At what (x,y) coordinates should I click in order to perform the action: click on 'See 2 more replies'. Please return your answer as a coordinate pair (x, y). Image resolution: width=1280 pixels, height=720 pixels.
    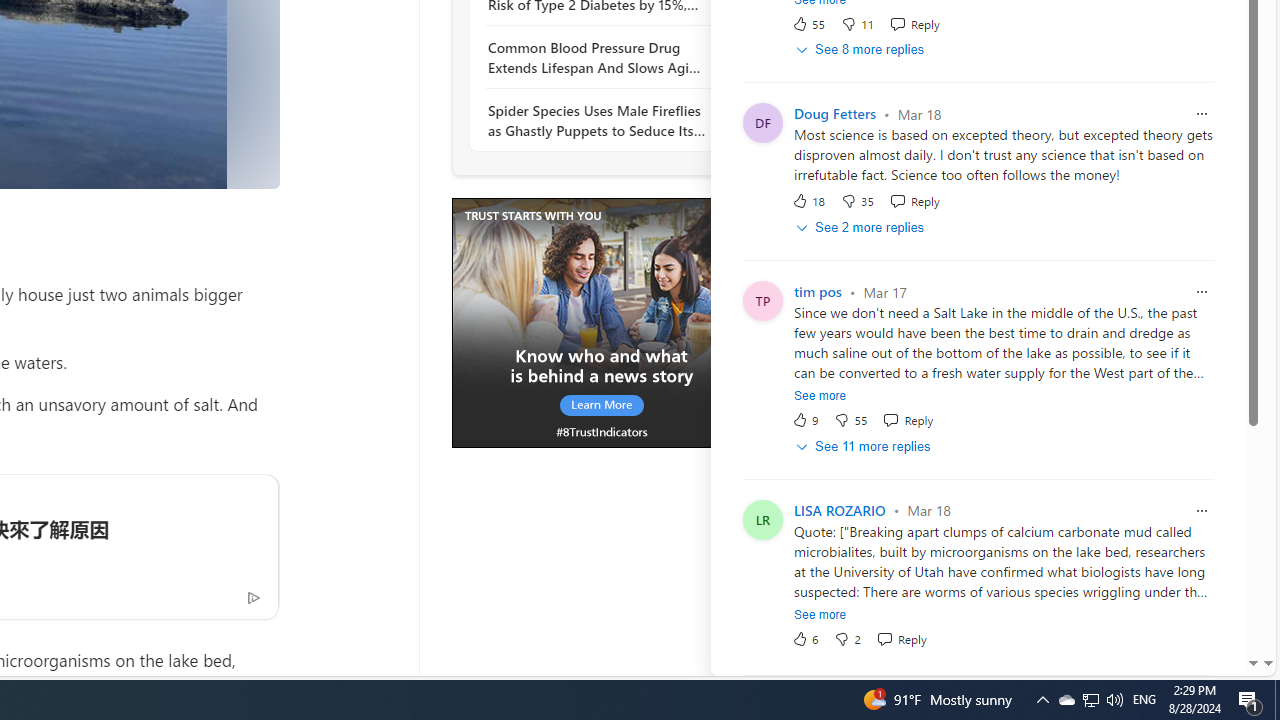
    Looking at the image, I should click on (862, 227).